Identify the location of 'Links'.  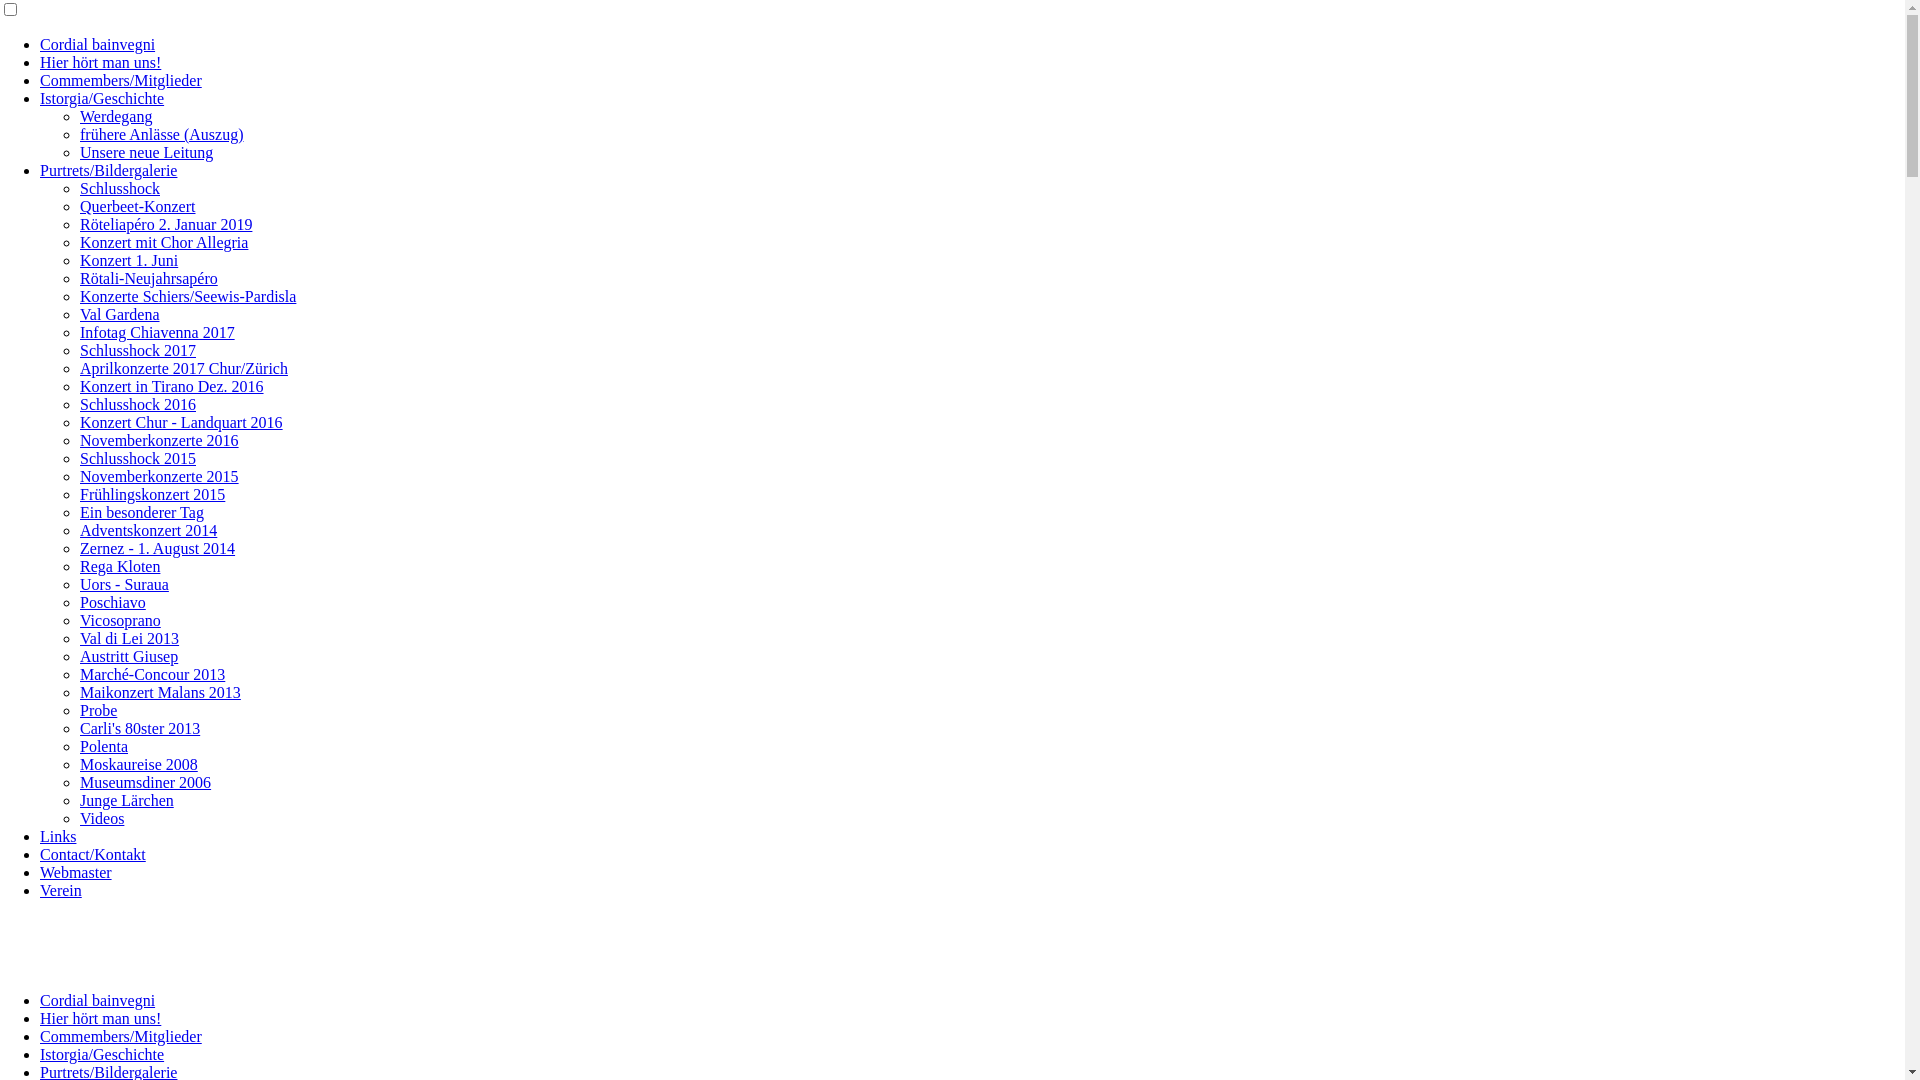
(57, 836).